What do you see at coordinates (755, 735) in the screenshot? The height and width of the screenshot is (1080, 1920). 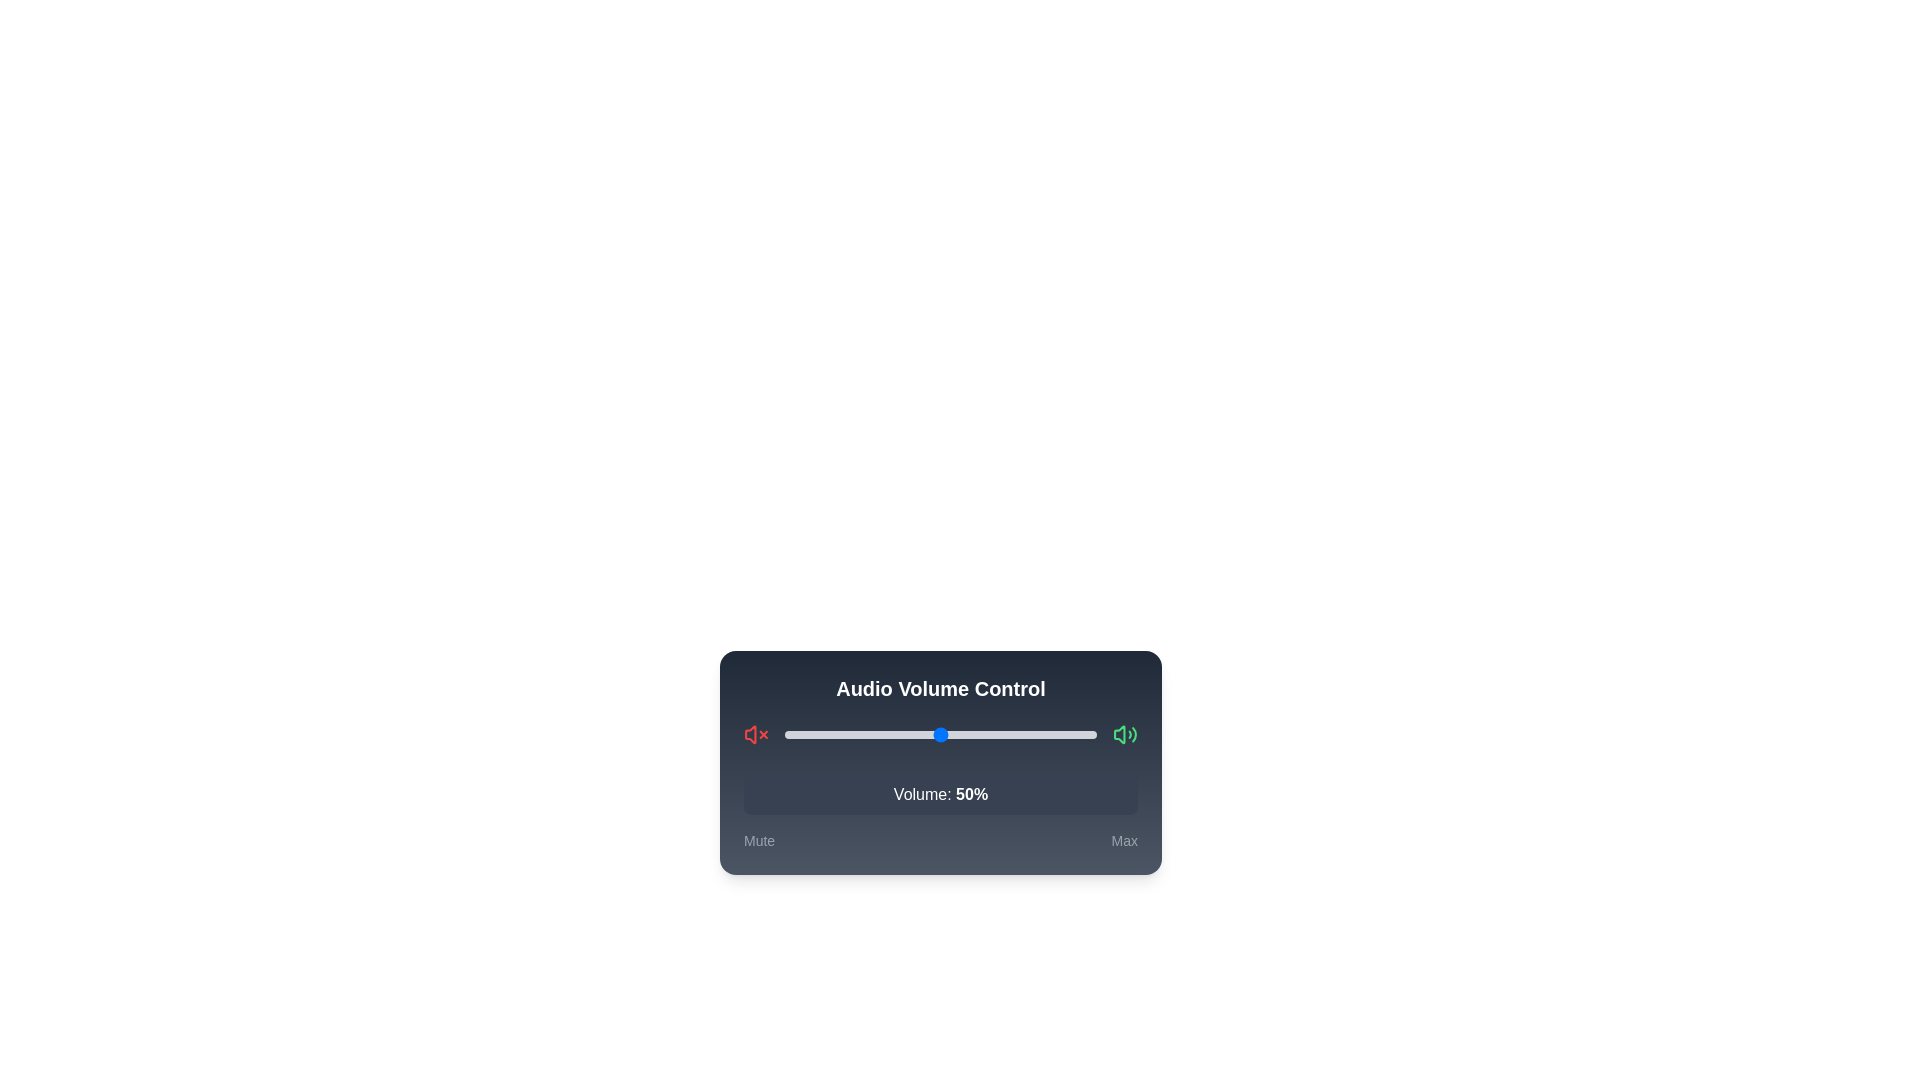 I see `the mute icon to mute the audio` at bounding box center [755, 735].